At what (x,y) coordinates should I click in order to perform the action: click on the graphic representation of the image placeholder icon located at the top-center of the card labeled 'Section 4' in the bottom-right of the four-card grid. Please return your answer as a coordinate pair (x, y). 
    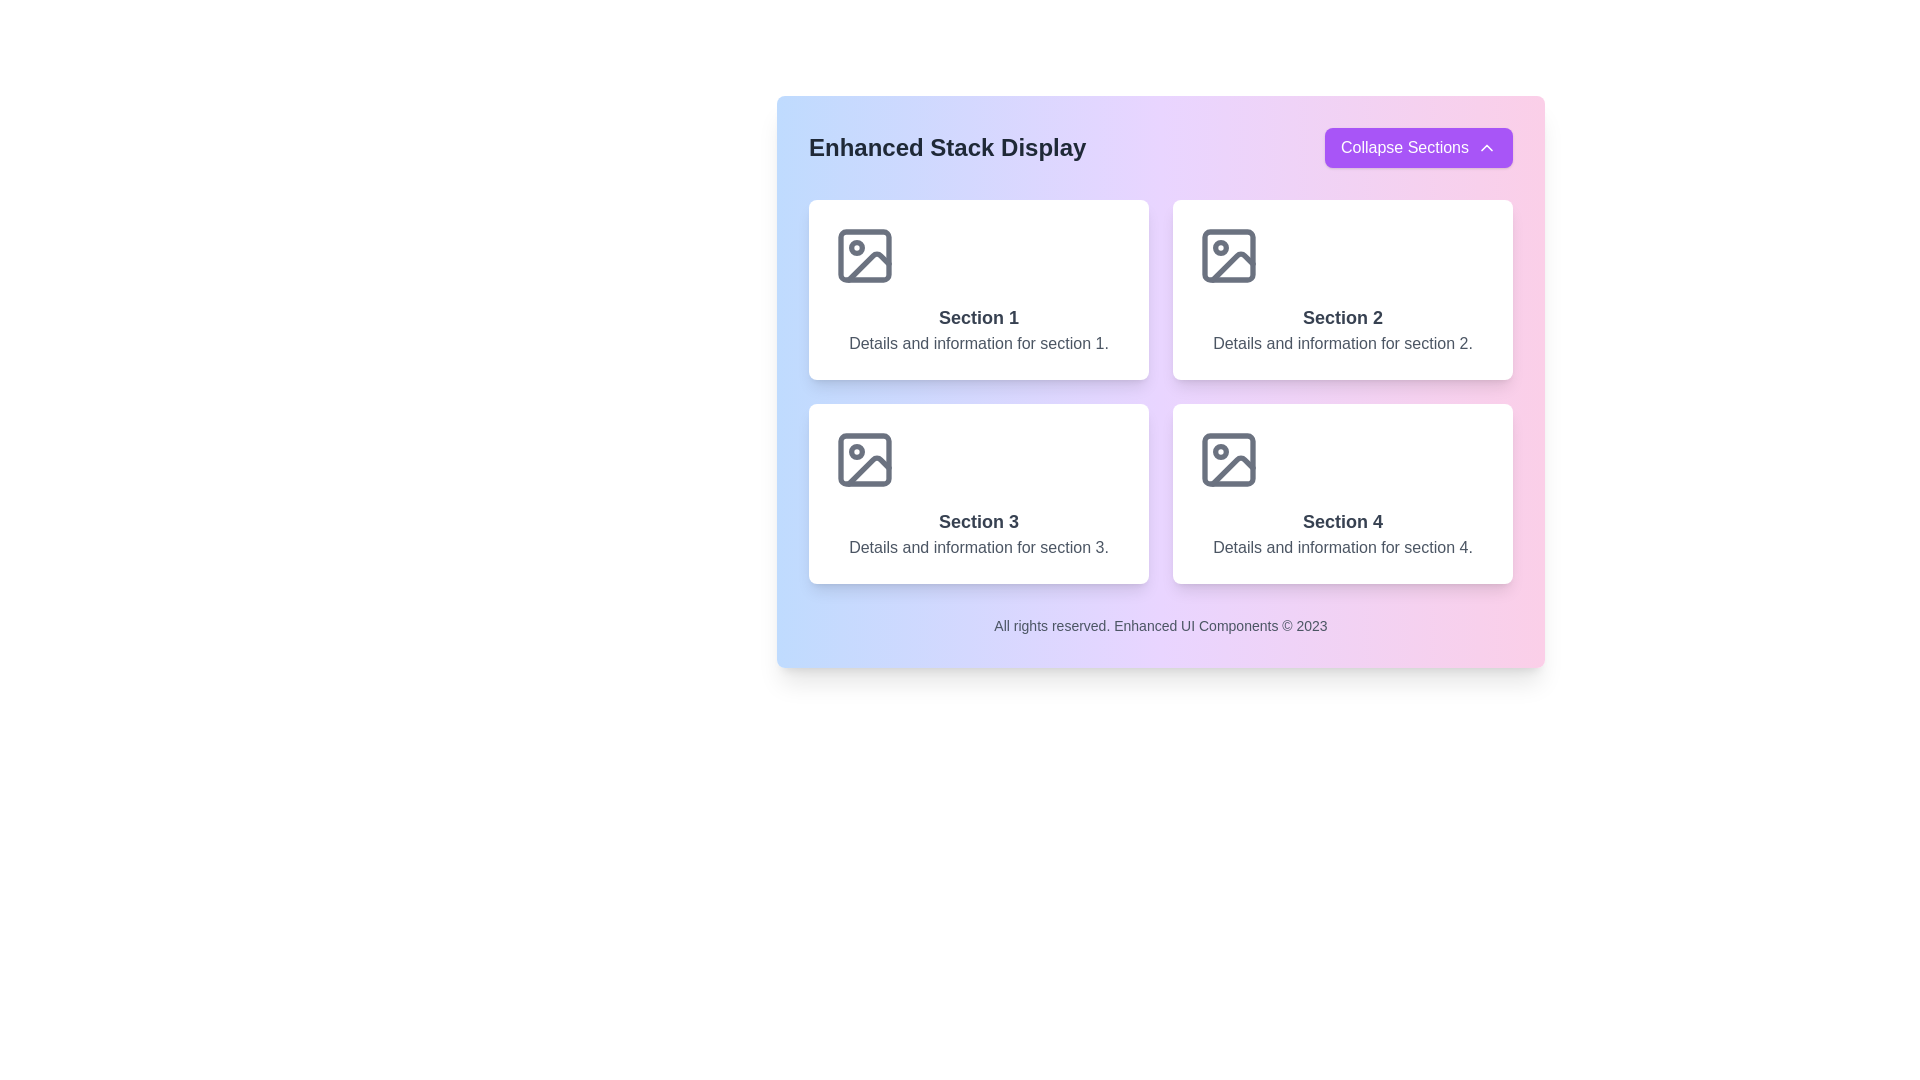
    Looking at the image, I should click on (1227, 459).